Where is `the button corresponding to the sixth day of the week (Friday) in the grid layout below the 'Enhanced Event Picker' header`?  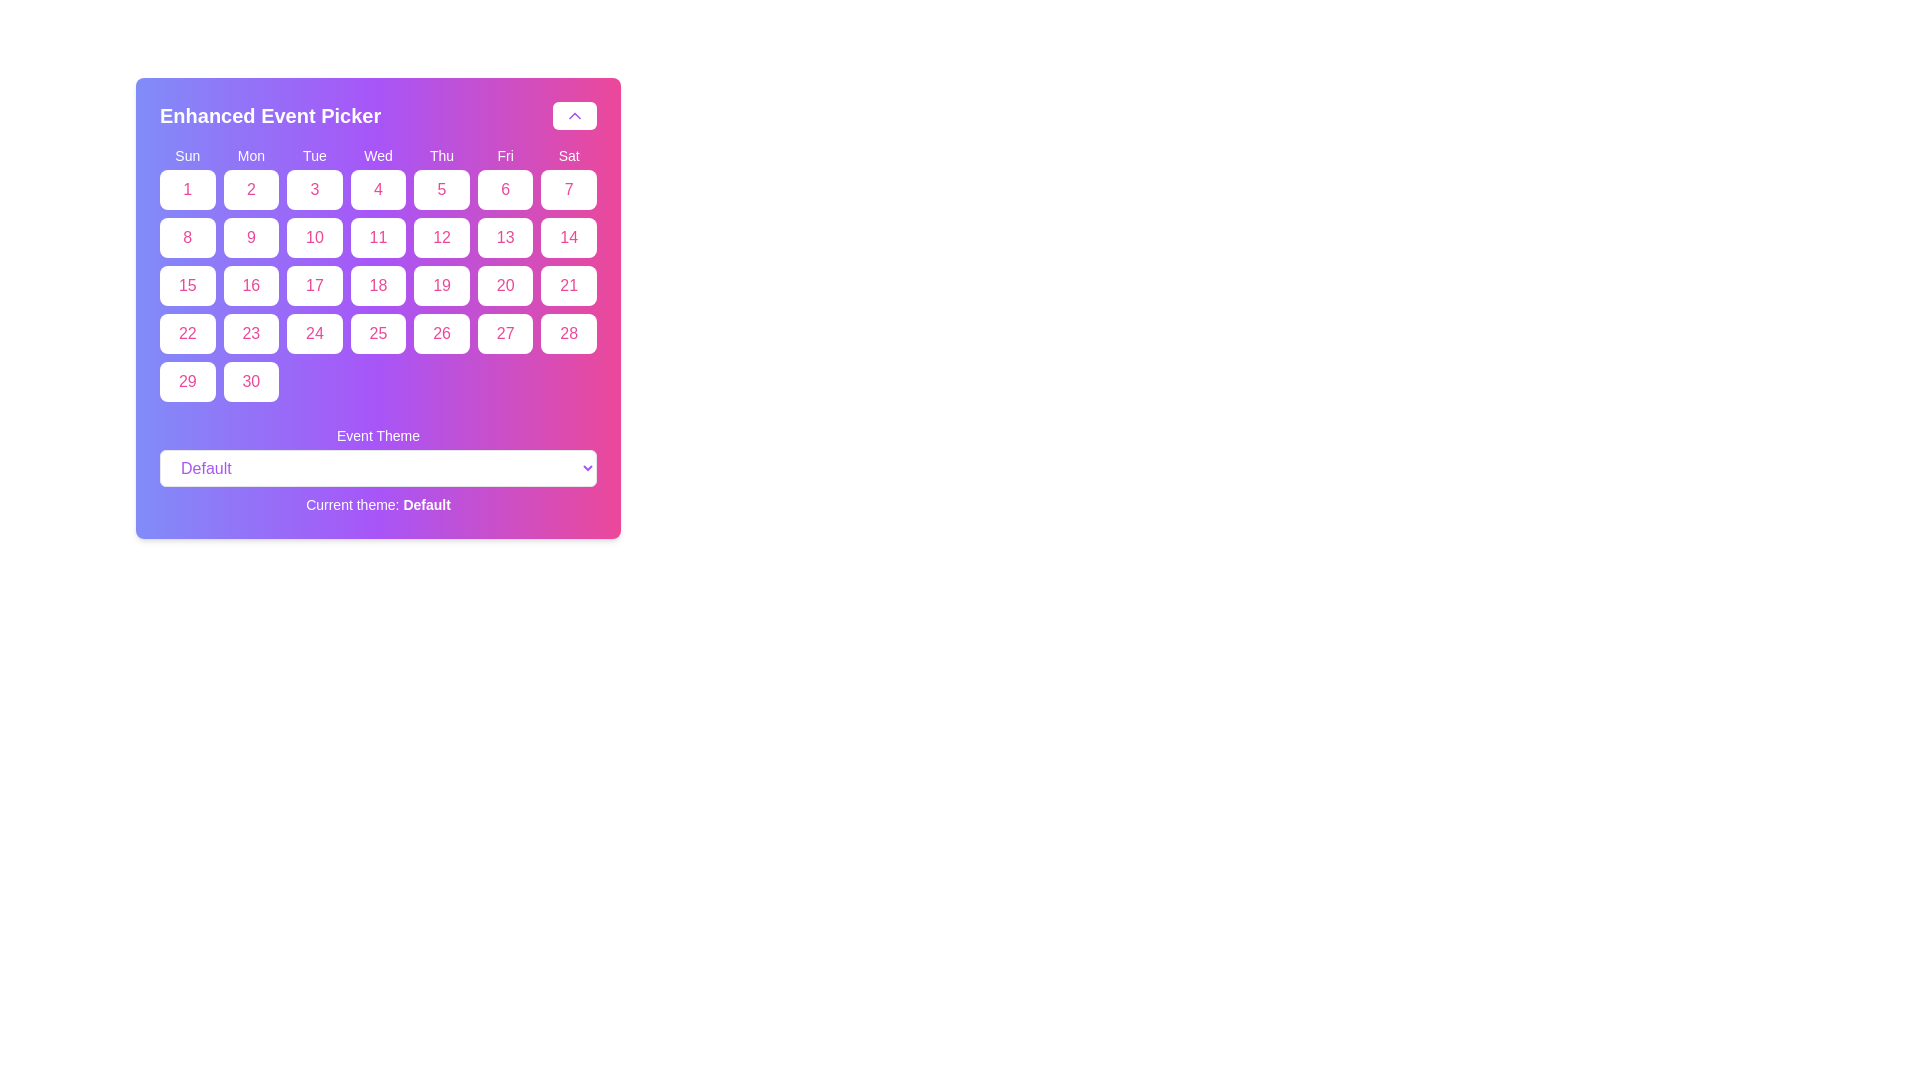 the button corresponding to the sixth day of the week (Friday) in the grid layout below the 'Enhanced Event Picker' header is located at coordinates (505, 189).